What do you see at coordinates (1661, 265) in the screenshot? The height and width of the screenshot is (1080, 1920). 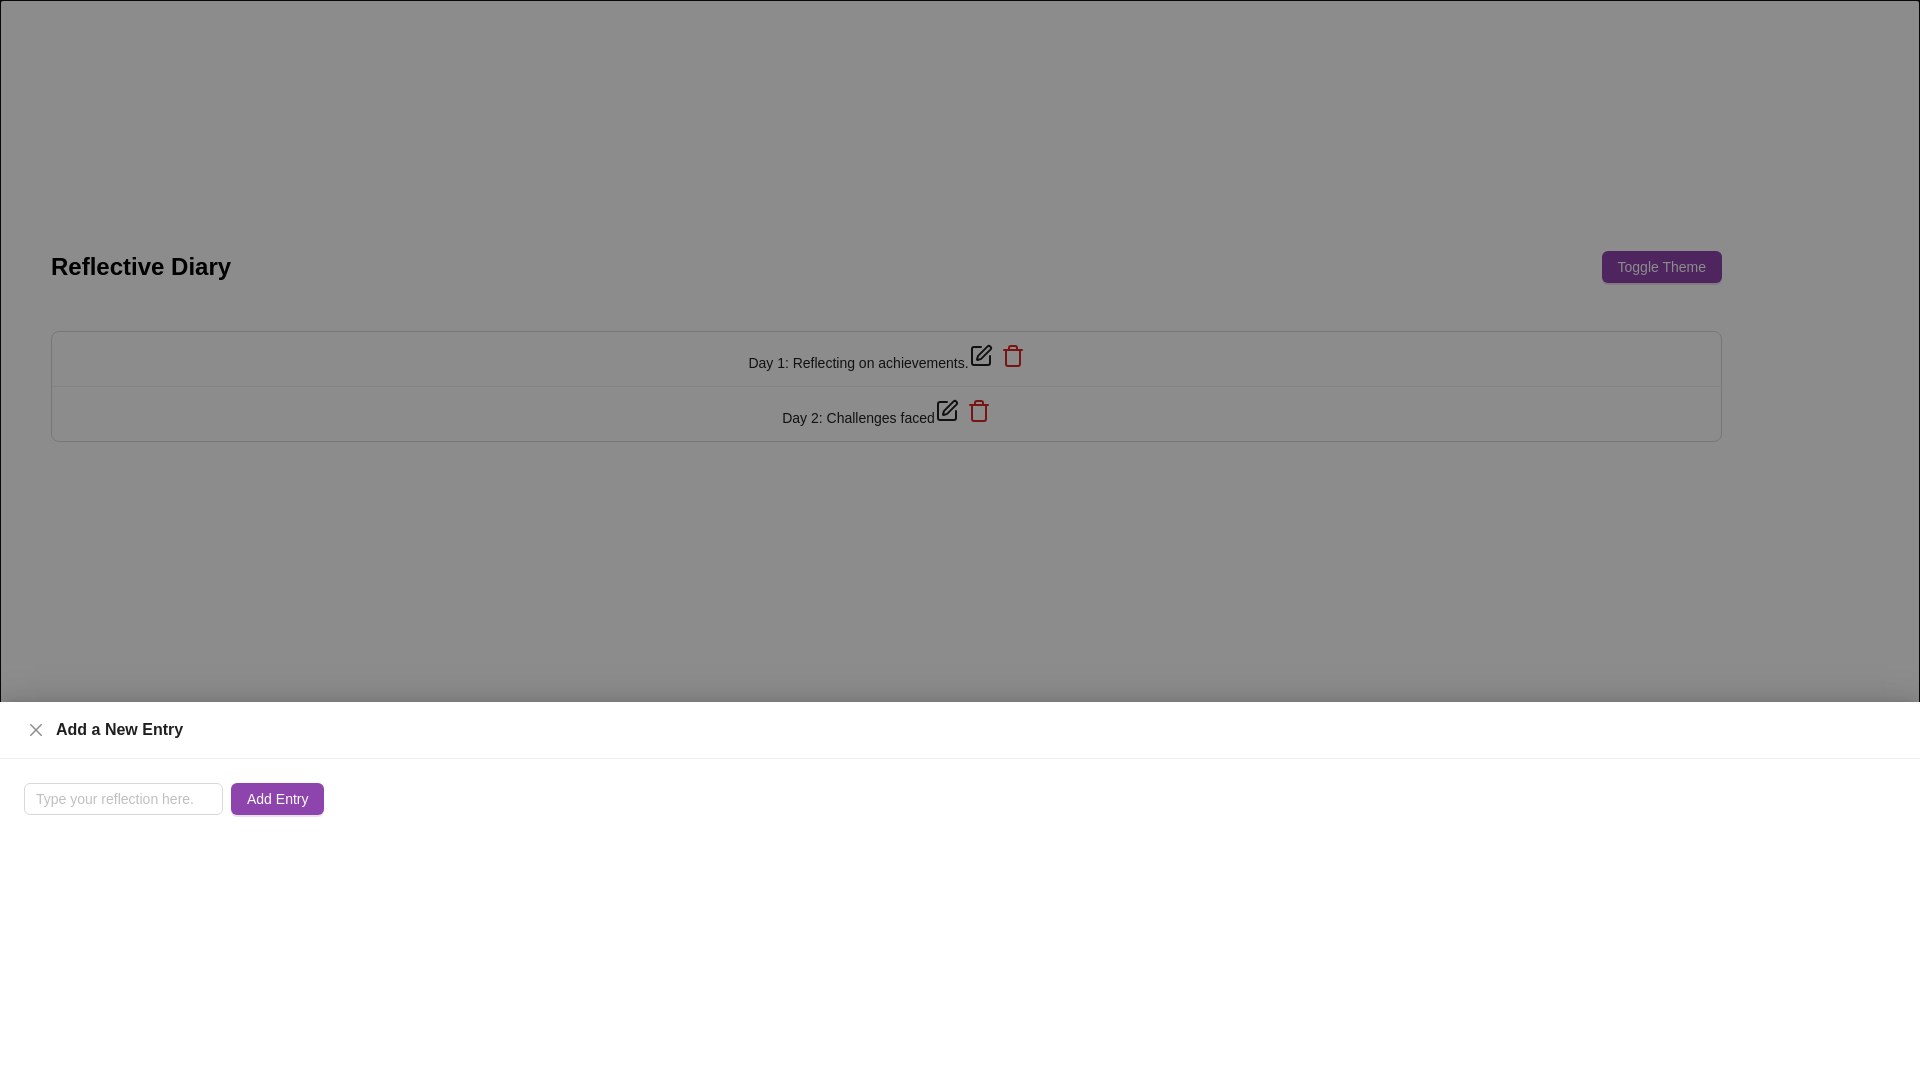 I see `the button labeled with static text that toggles the theme of the application interface, located in the upper-right portion of the layout` at bounding box center [1661, 265].